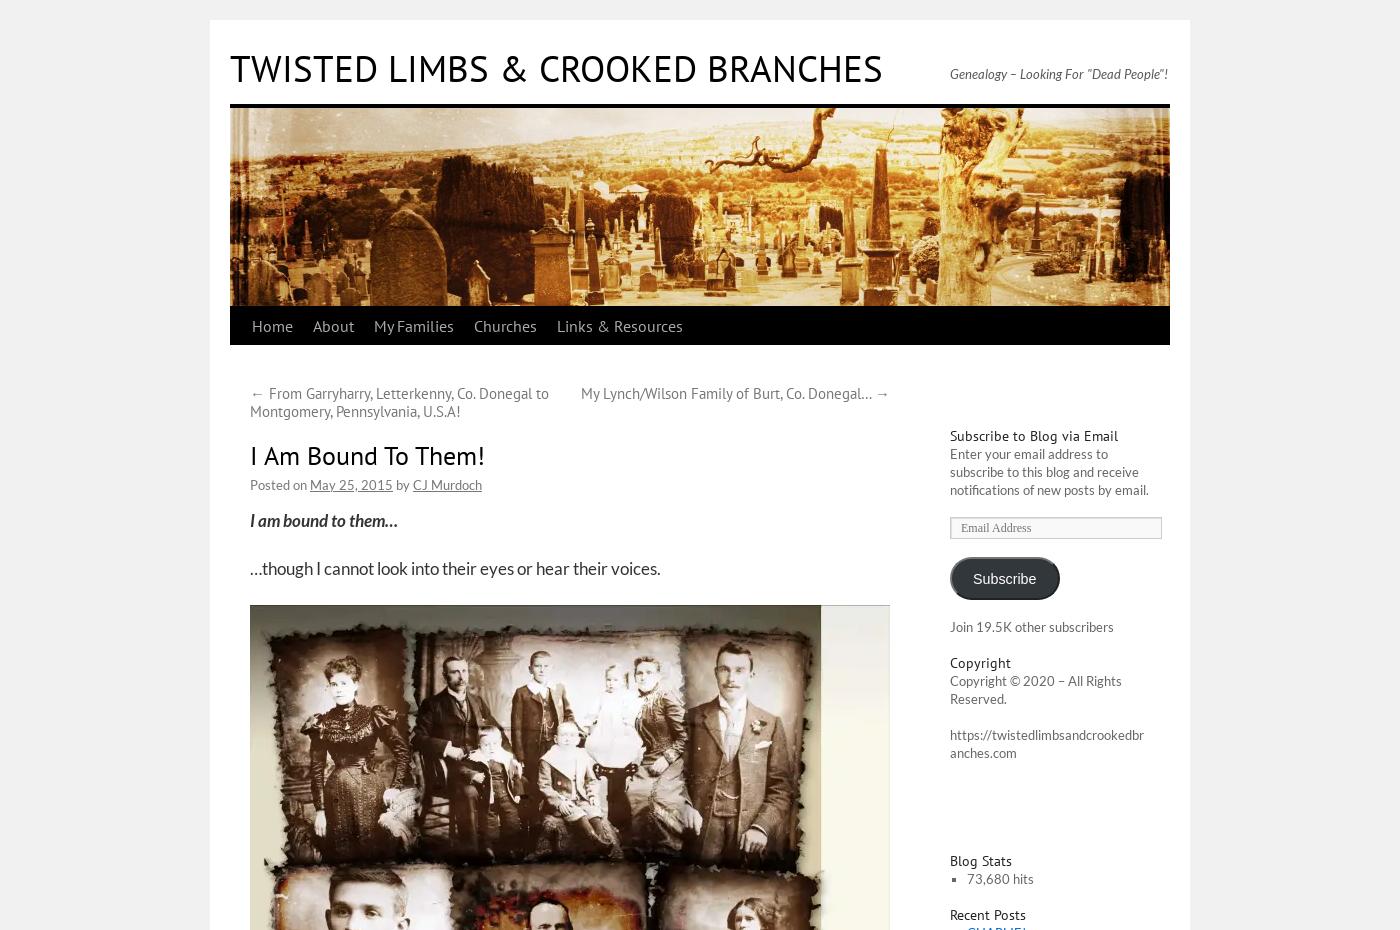  I want to click on 'May 25, 2015', so click(351, 482).